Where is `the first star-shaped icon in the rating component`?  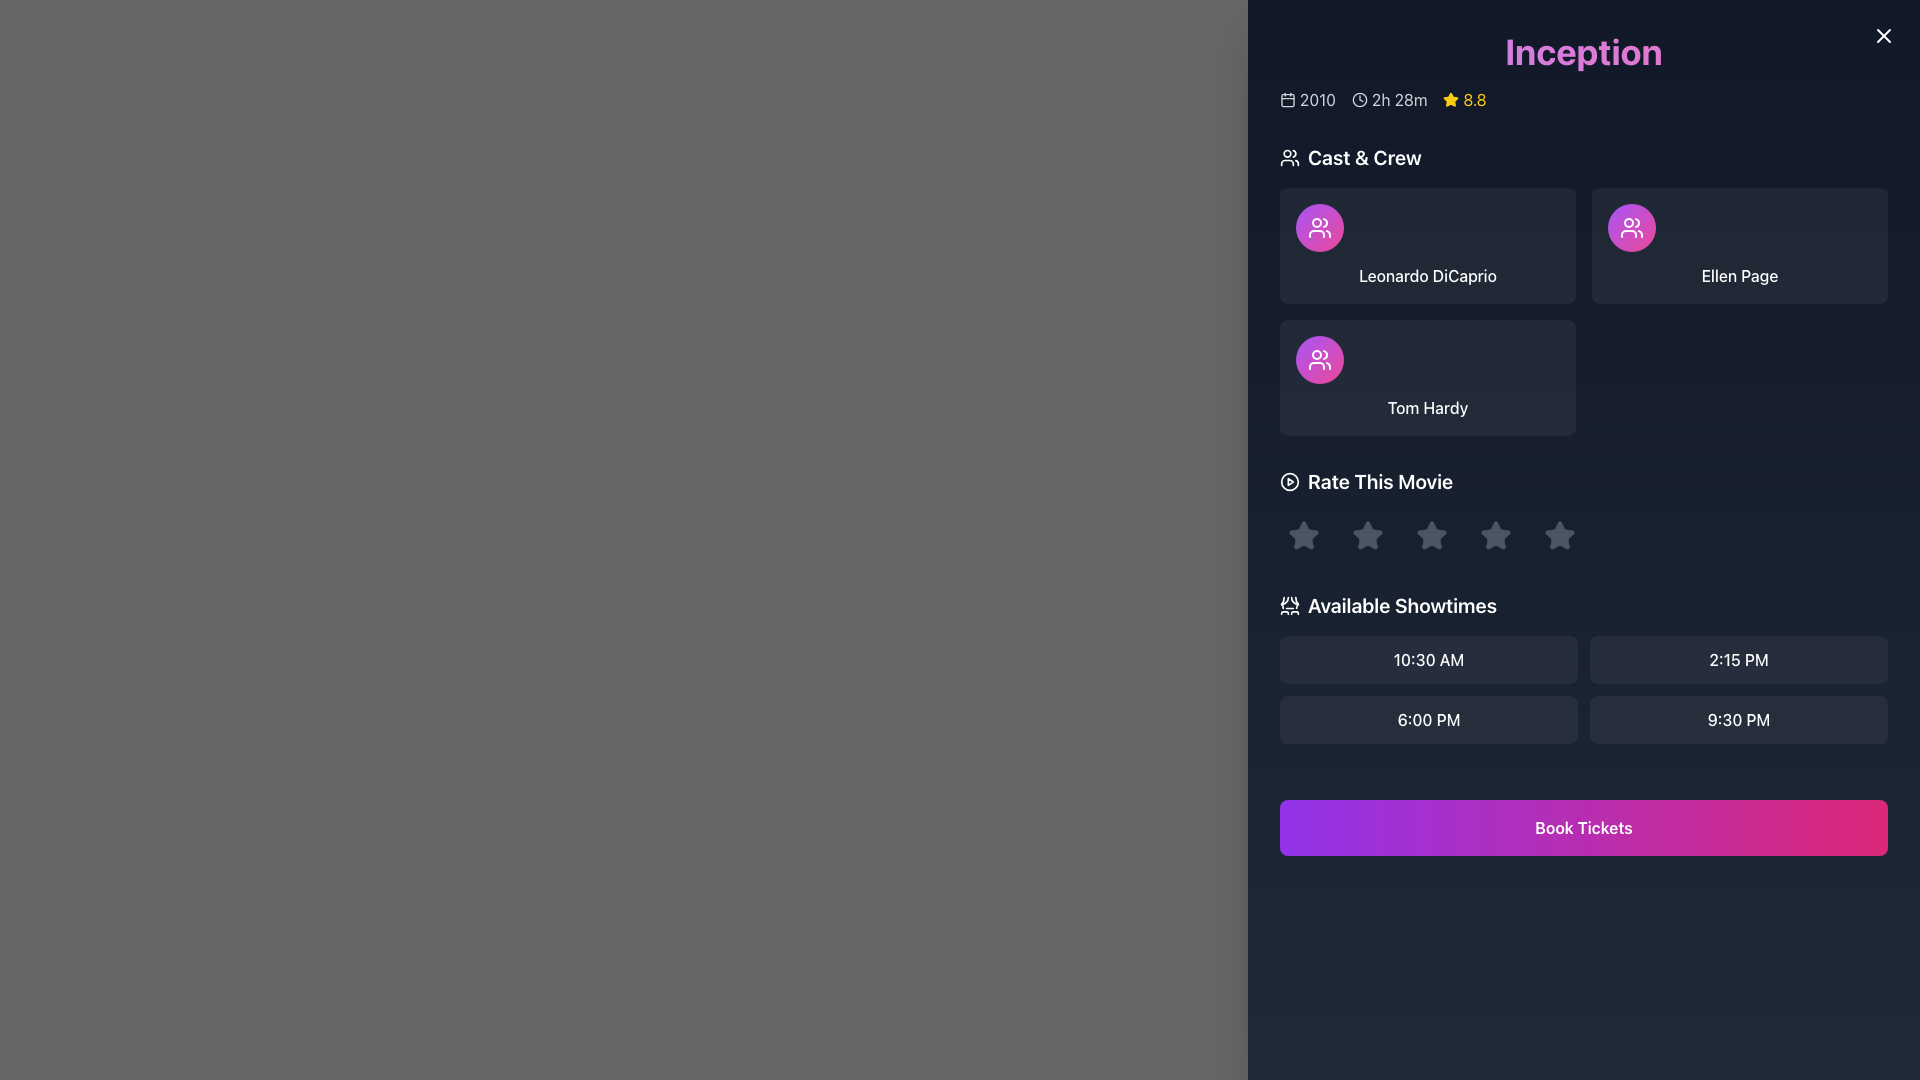 the first star-shaped icon in the rating component is located at coordinates (1304, 535).